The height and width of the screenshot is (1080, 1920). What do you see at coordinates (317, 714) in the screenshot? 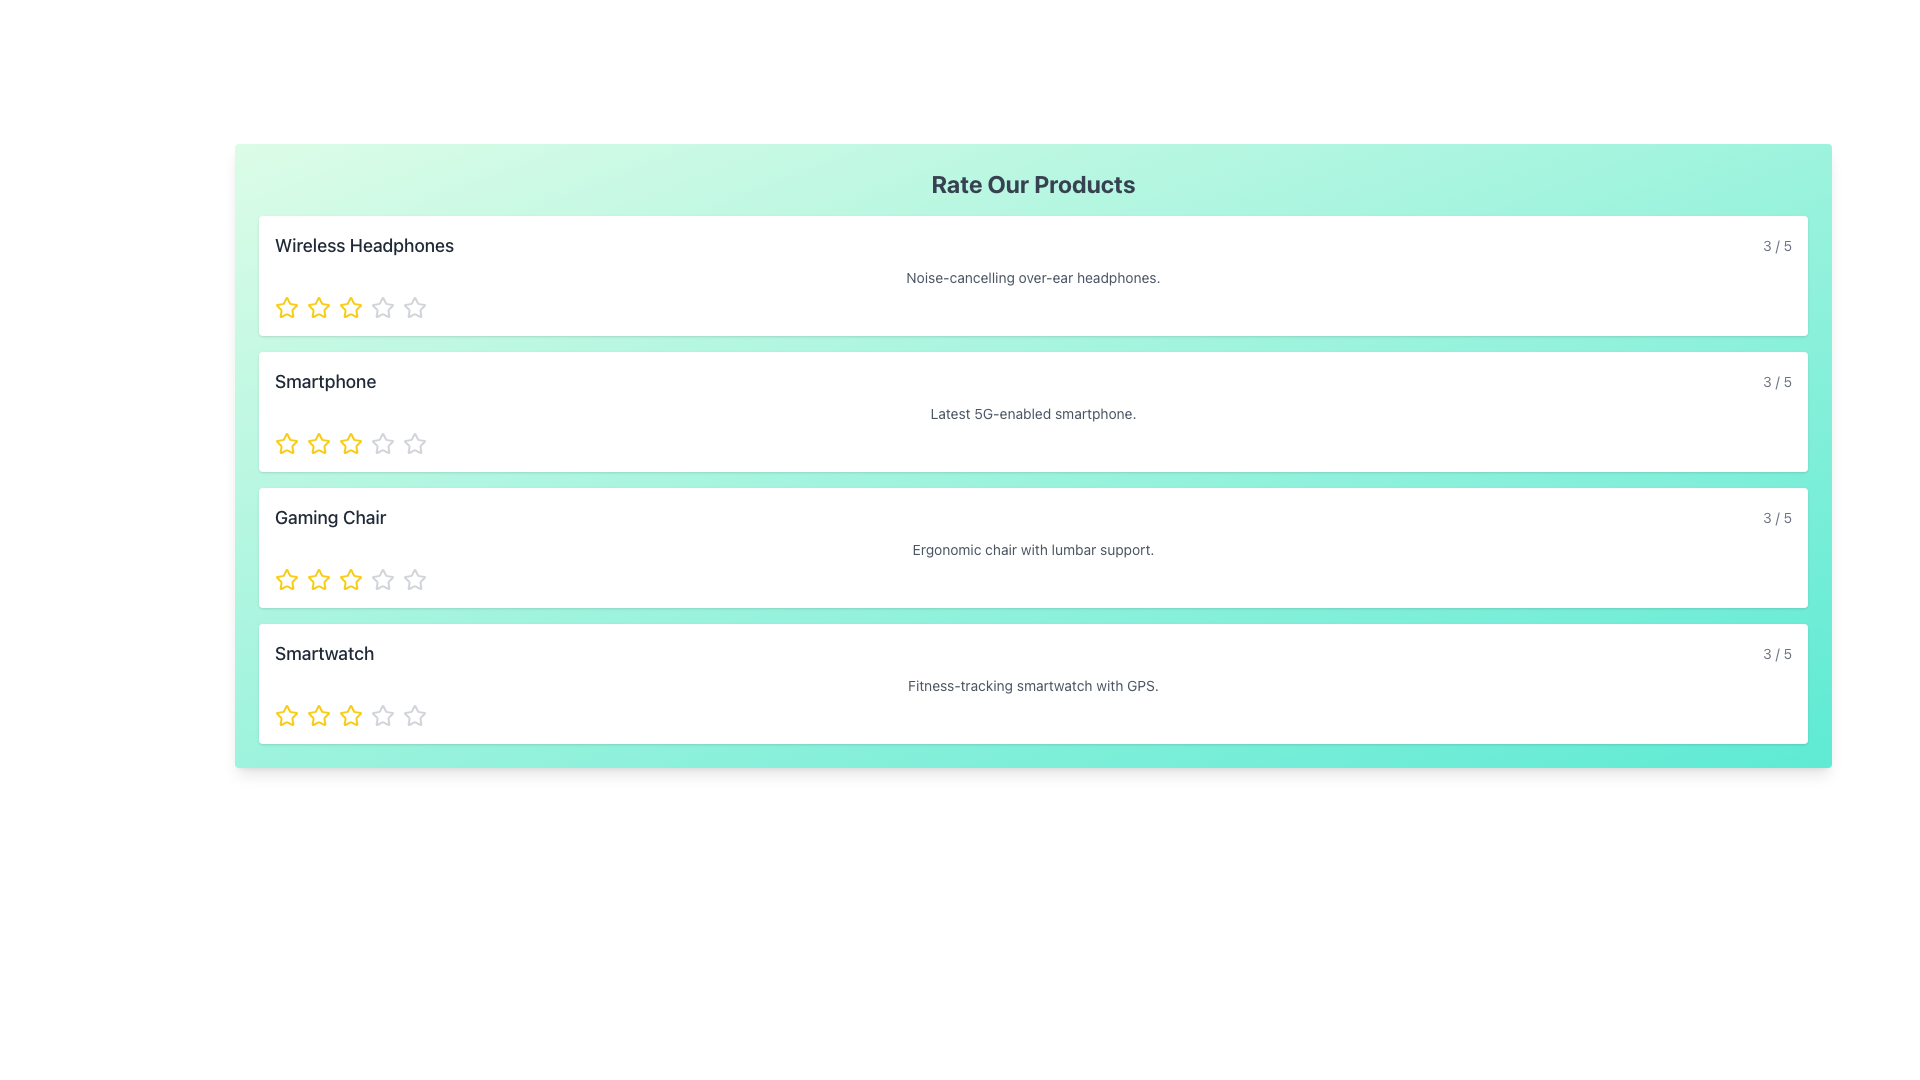
I see `the yellow star icon with a hollow center used for rating in the 'Smartwatch' row` at bounding box center [317, 714].